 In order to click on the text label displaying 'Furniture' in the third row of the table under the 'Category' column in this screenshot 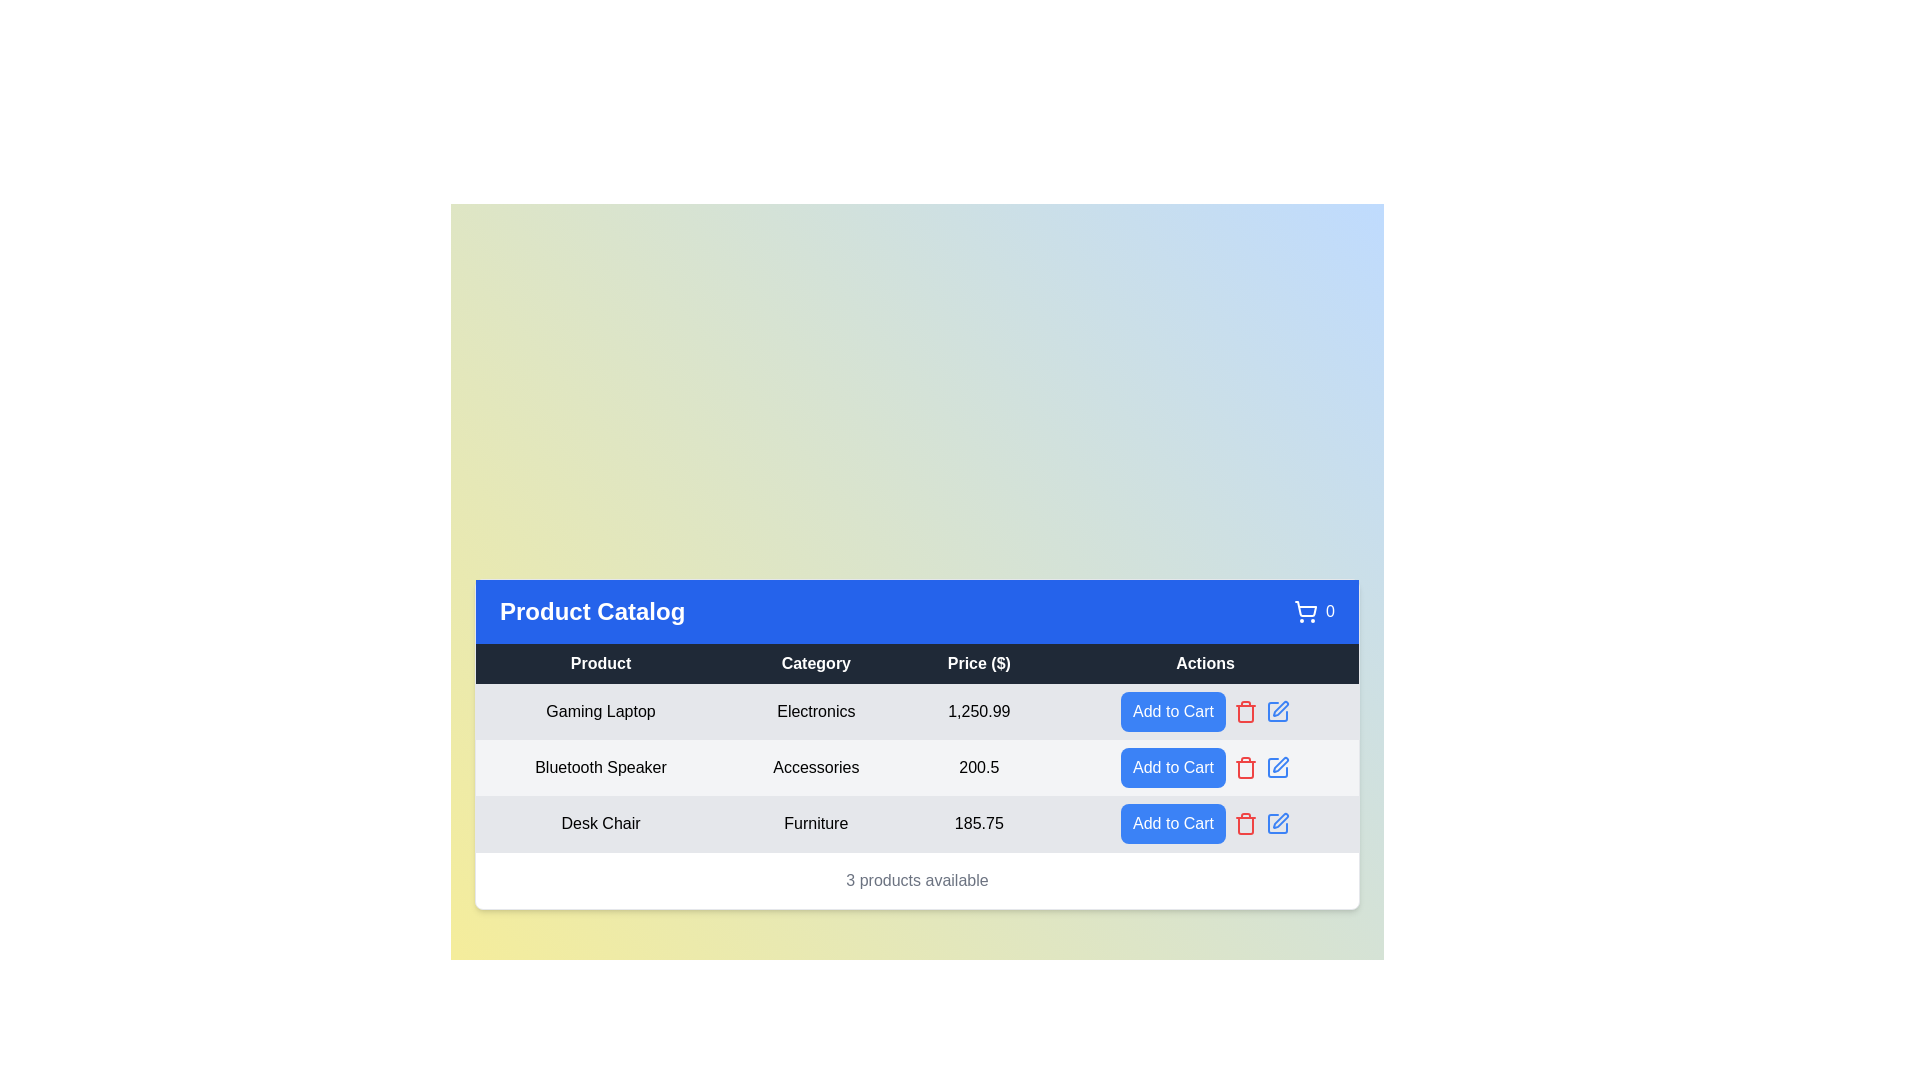, I will do `click(816, 823)`.